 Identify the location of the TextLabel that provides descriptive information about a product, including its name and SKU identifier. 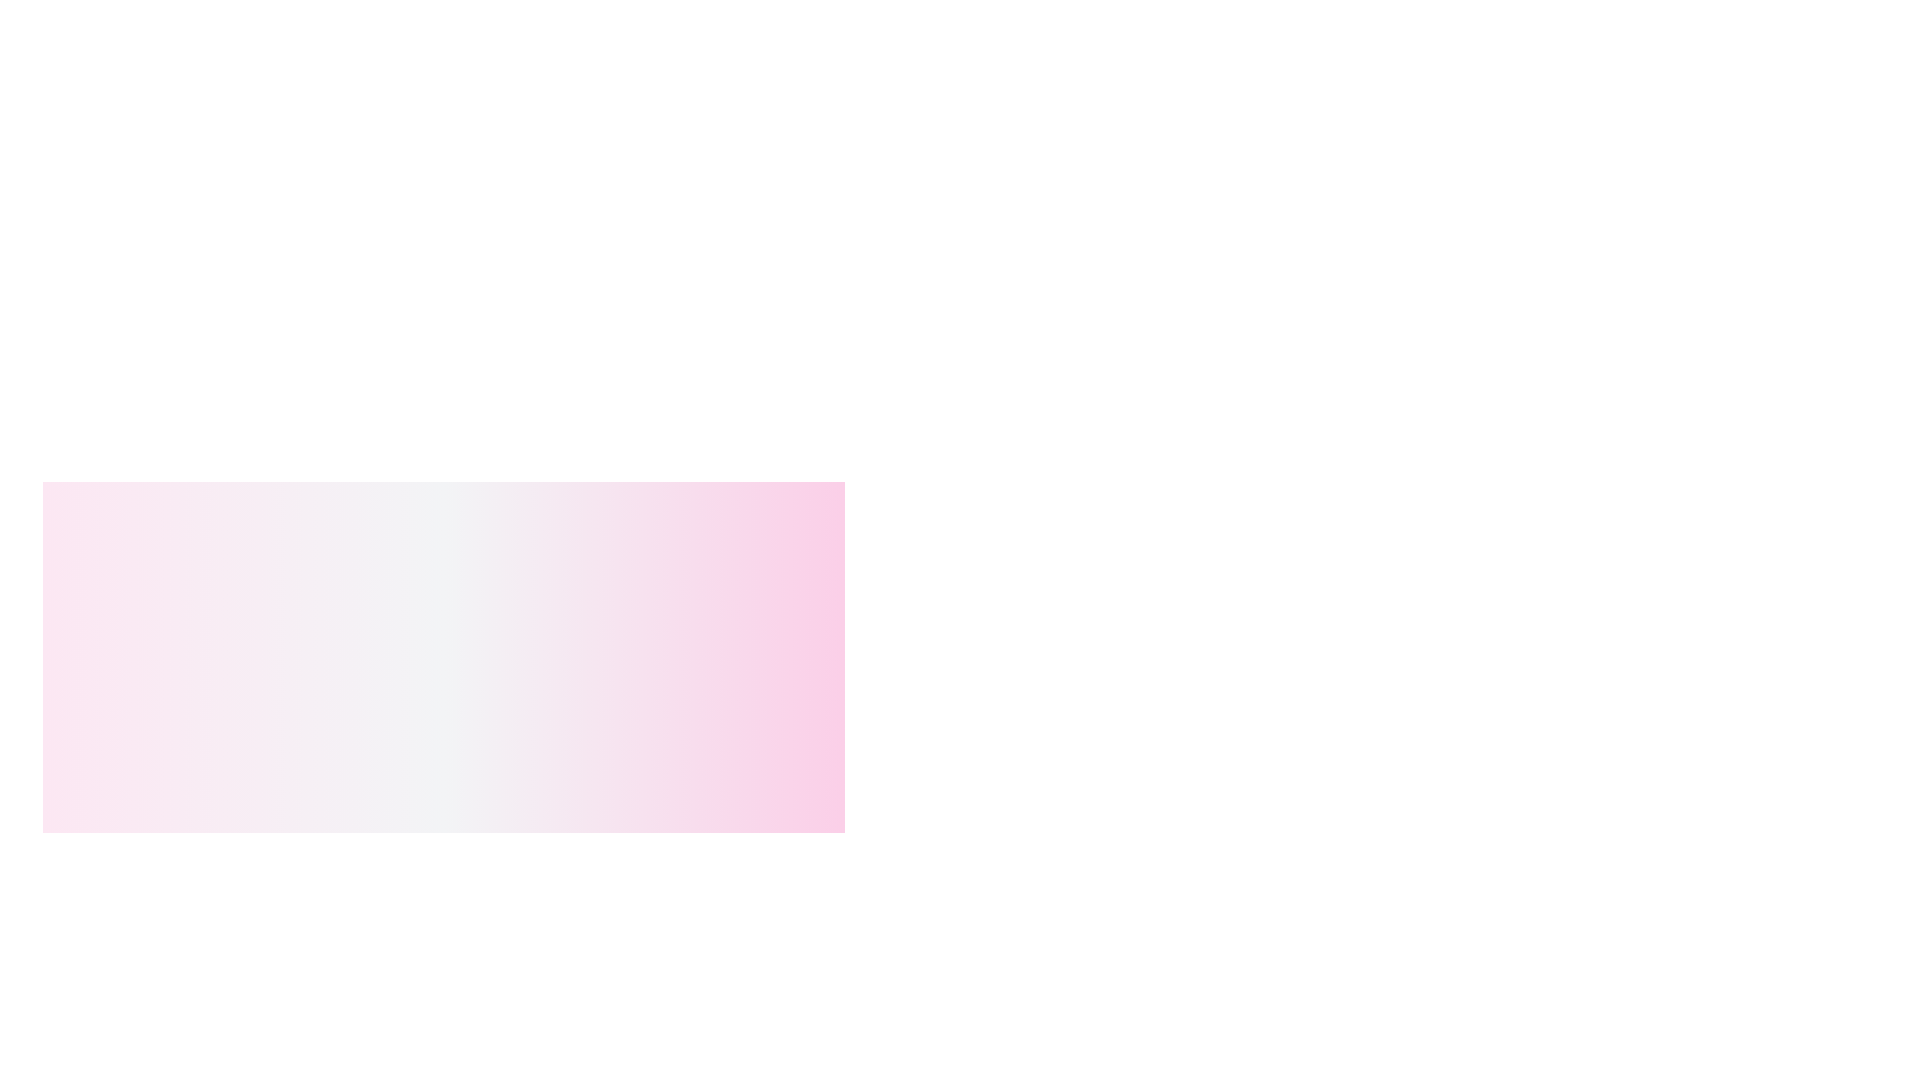
(443, 1048).